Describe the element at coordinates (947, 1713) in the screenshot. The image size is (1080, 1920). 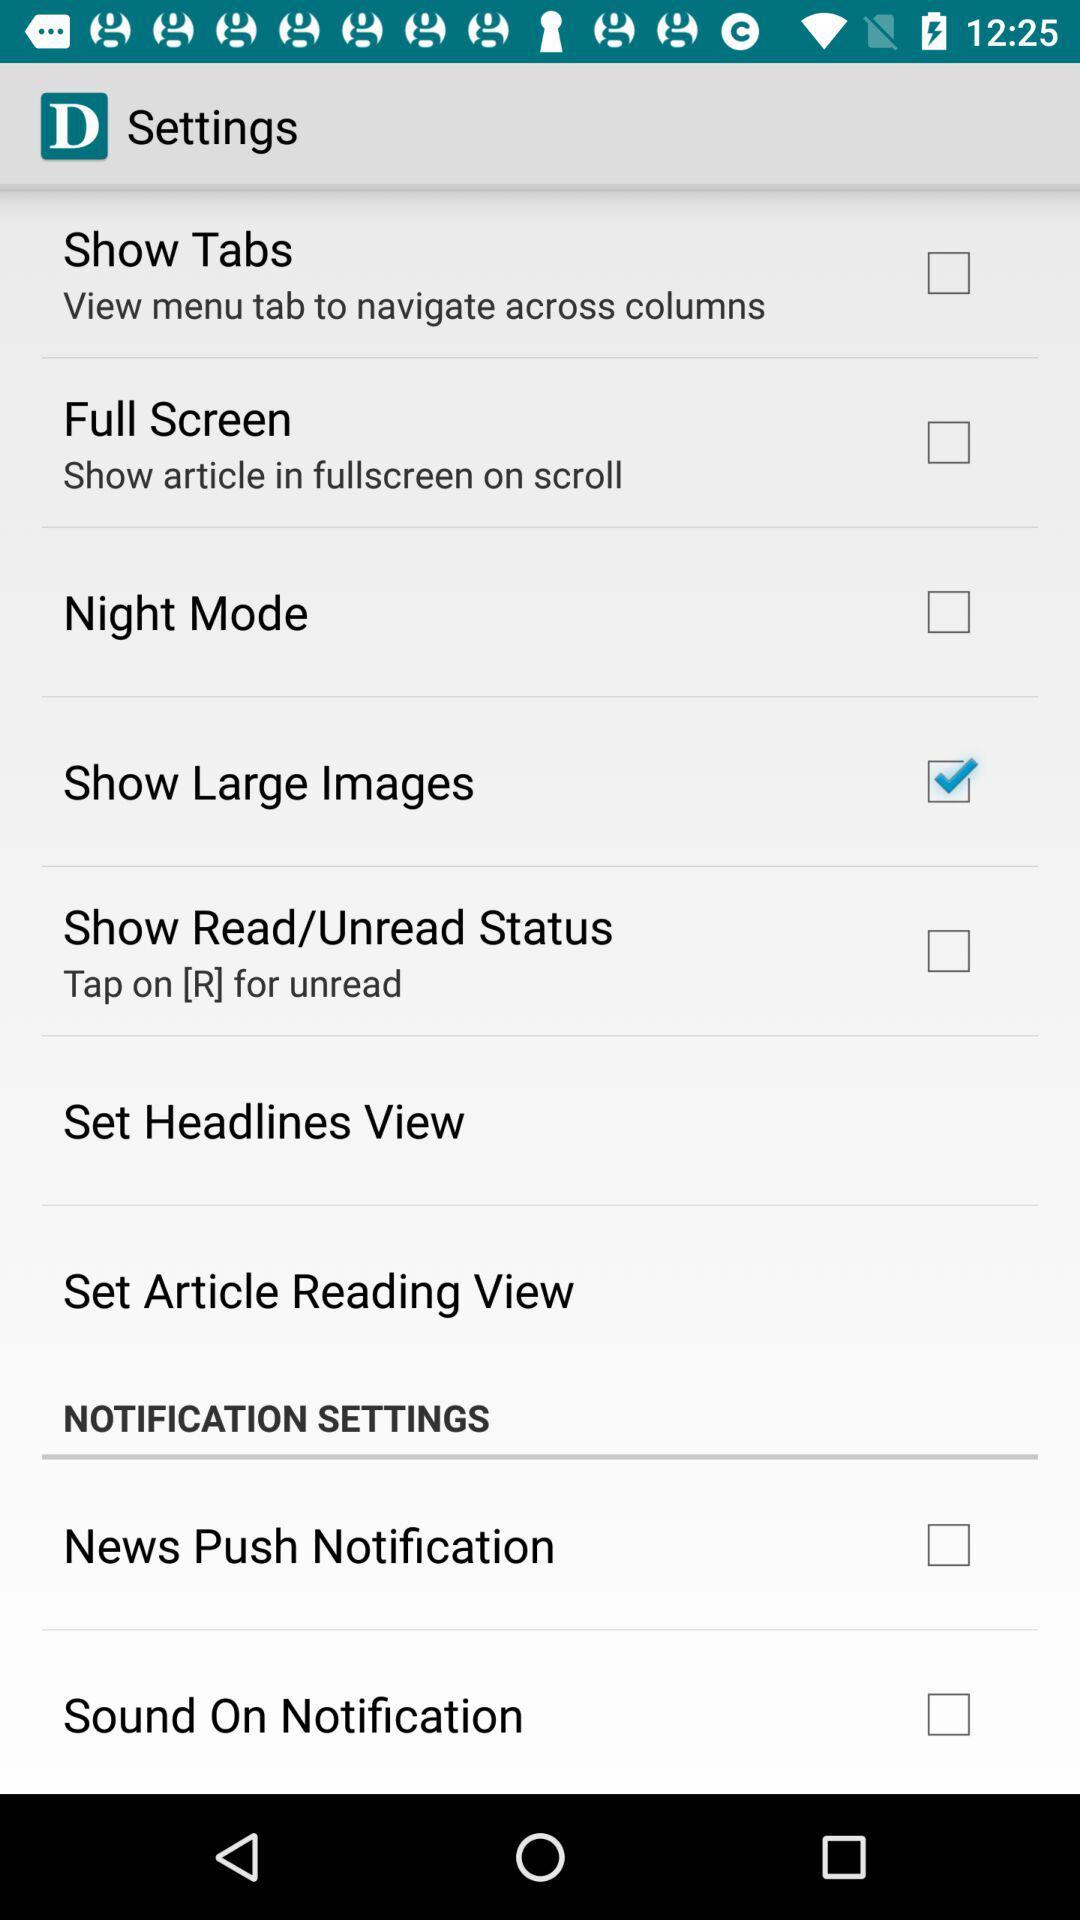
I see `right bottom button` at that location.